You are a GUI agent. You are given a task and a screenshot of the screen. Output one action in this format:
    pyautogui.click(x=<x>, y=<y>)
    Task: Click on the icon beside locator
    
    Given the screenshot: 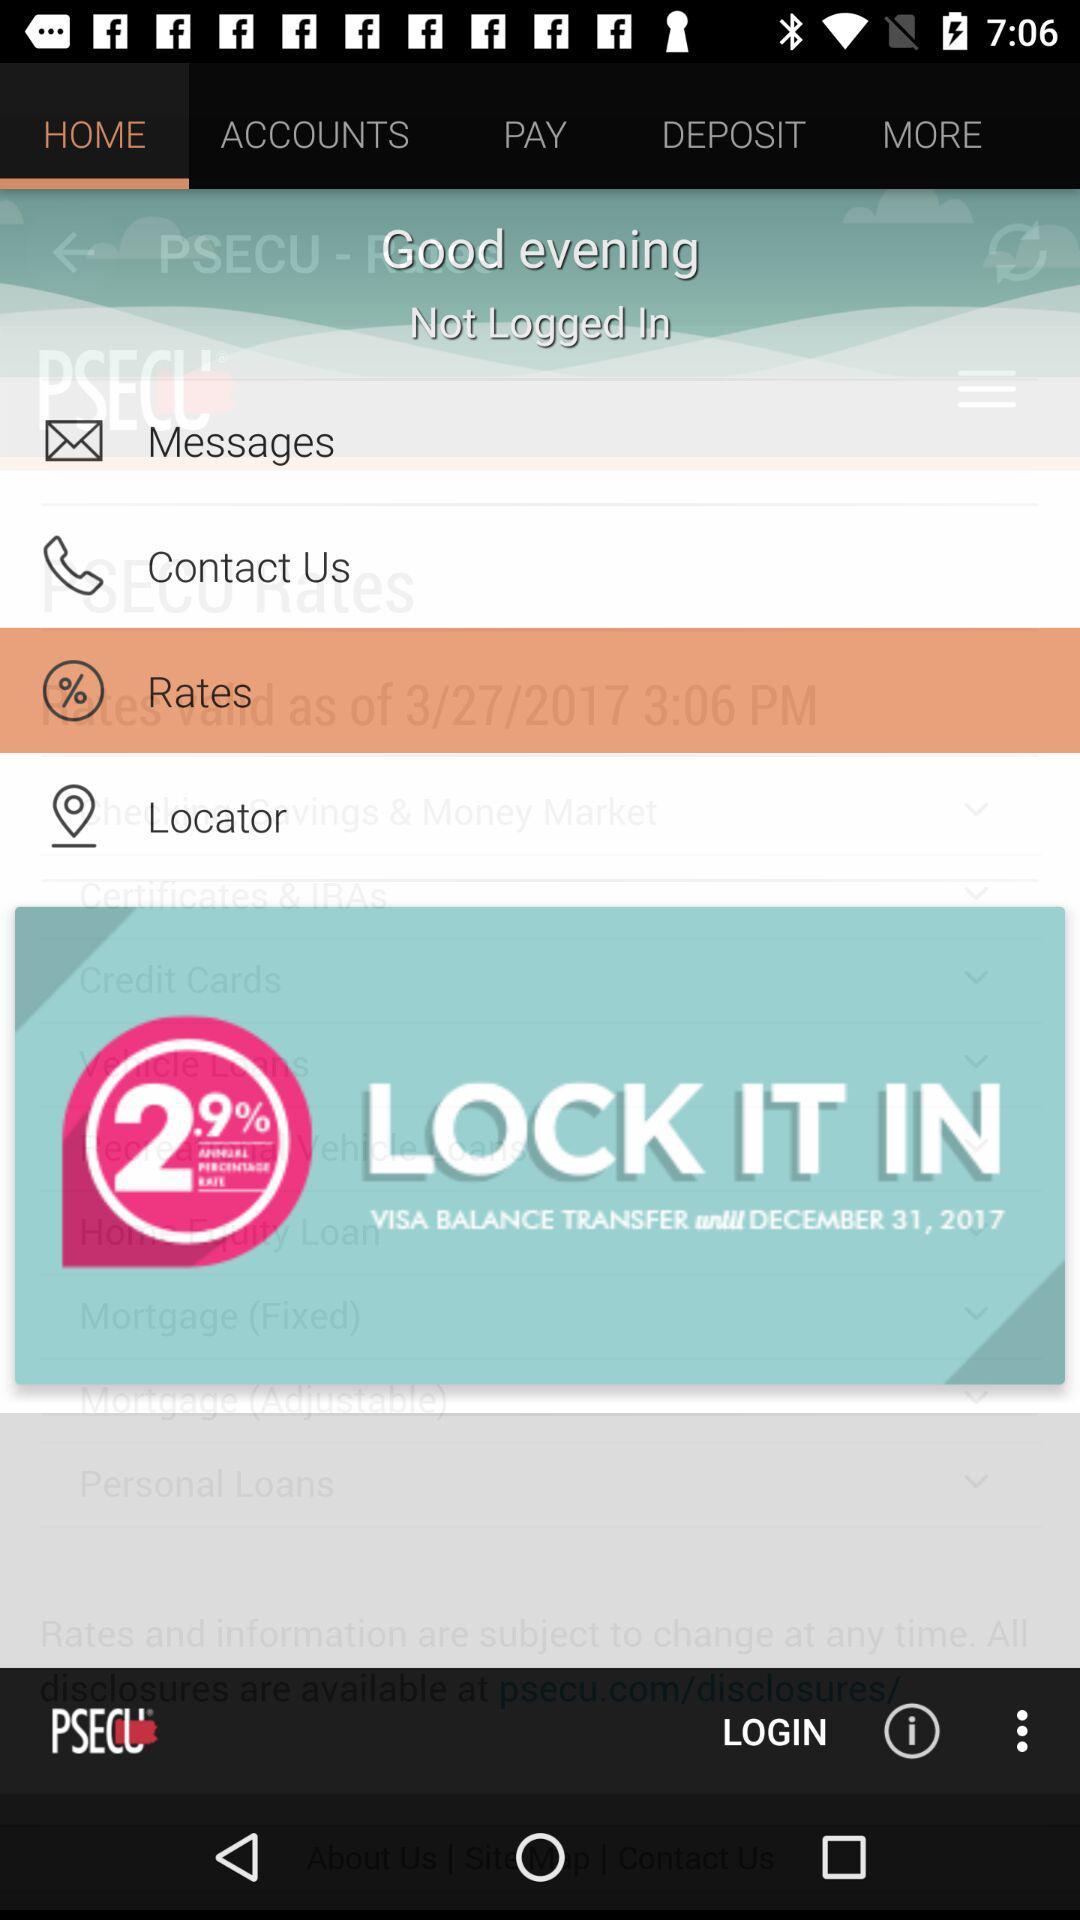 What is the action you would take?
    pyautogui.click(x=72, y=816)
    